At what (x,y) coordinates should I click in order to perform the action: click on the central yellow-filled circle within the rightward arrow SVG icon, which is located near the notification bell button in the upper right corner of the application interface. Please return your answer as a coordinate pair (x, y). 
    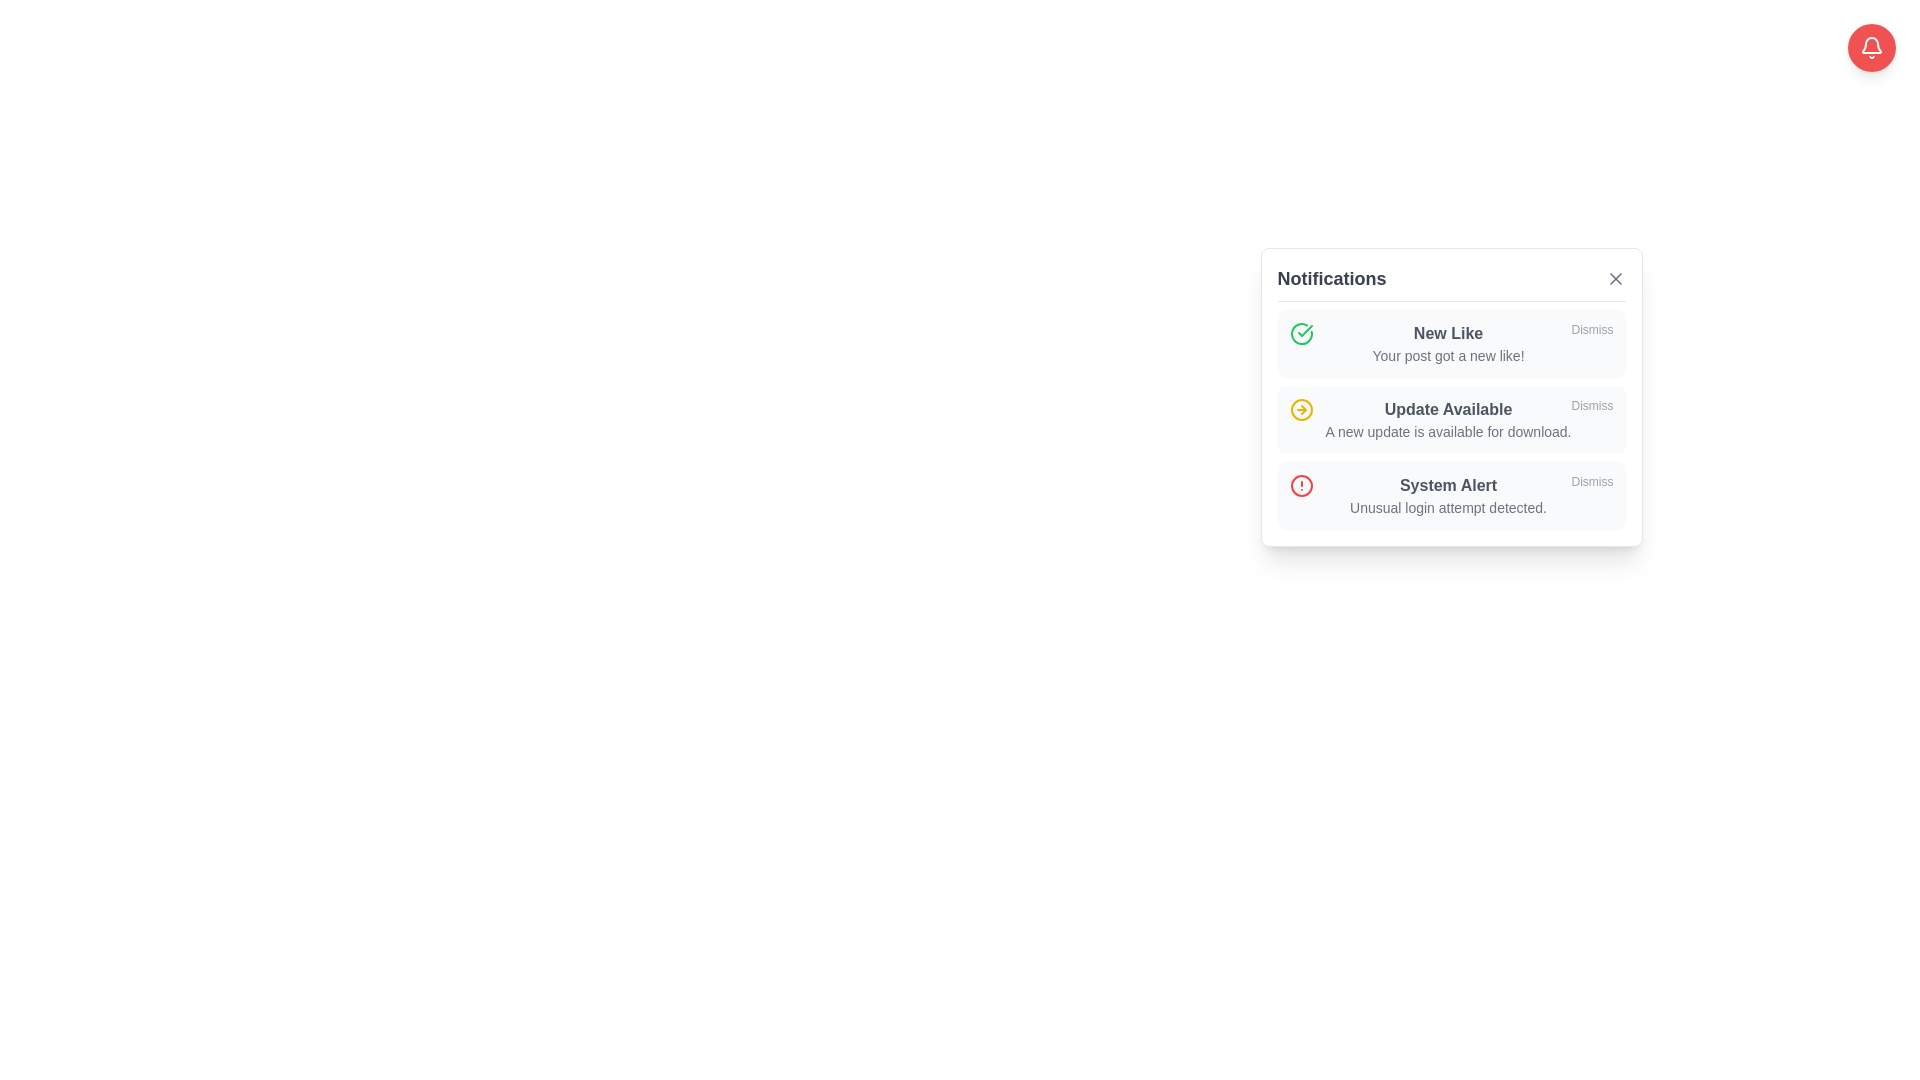
    Looking at the image, I should click on (1301, 408).